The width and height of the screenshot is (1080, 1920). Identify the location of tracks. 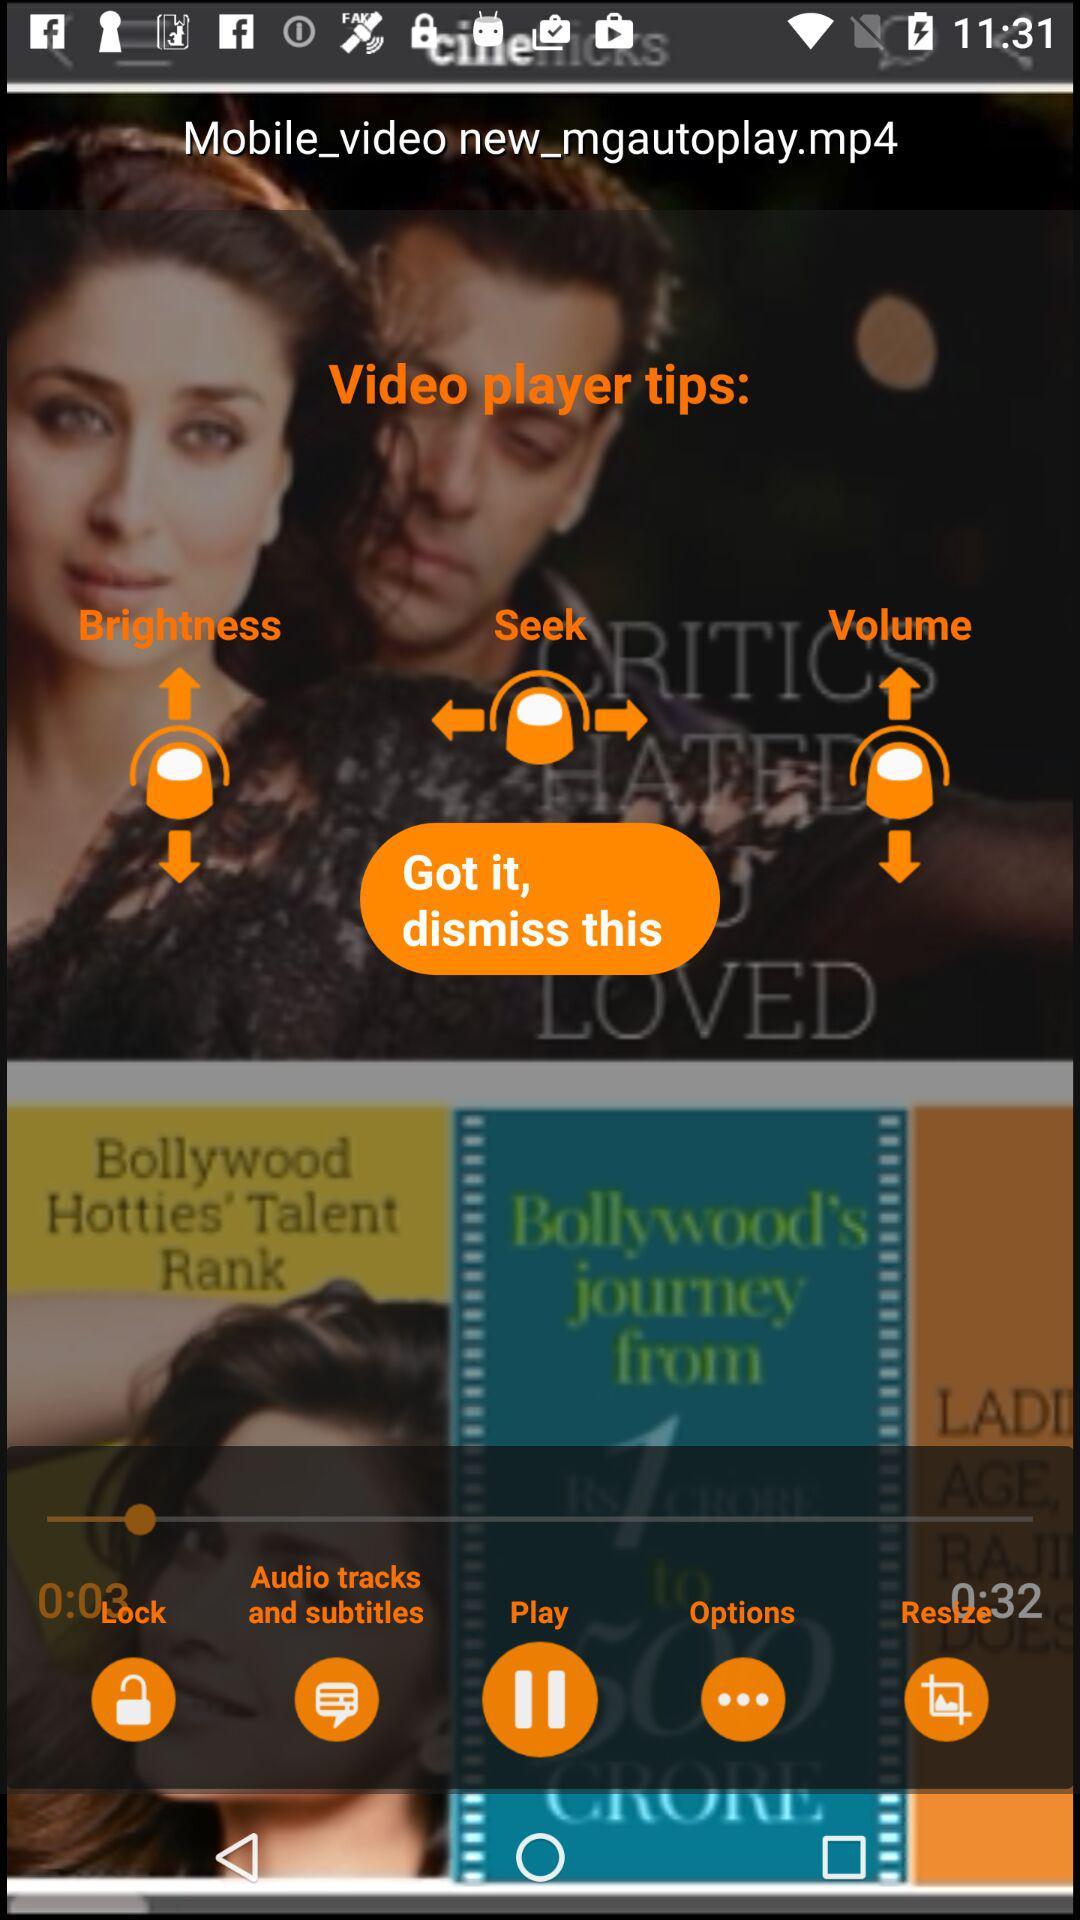
(335, 1698).